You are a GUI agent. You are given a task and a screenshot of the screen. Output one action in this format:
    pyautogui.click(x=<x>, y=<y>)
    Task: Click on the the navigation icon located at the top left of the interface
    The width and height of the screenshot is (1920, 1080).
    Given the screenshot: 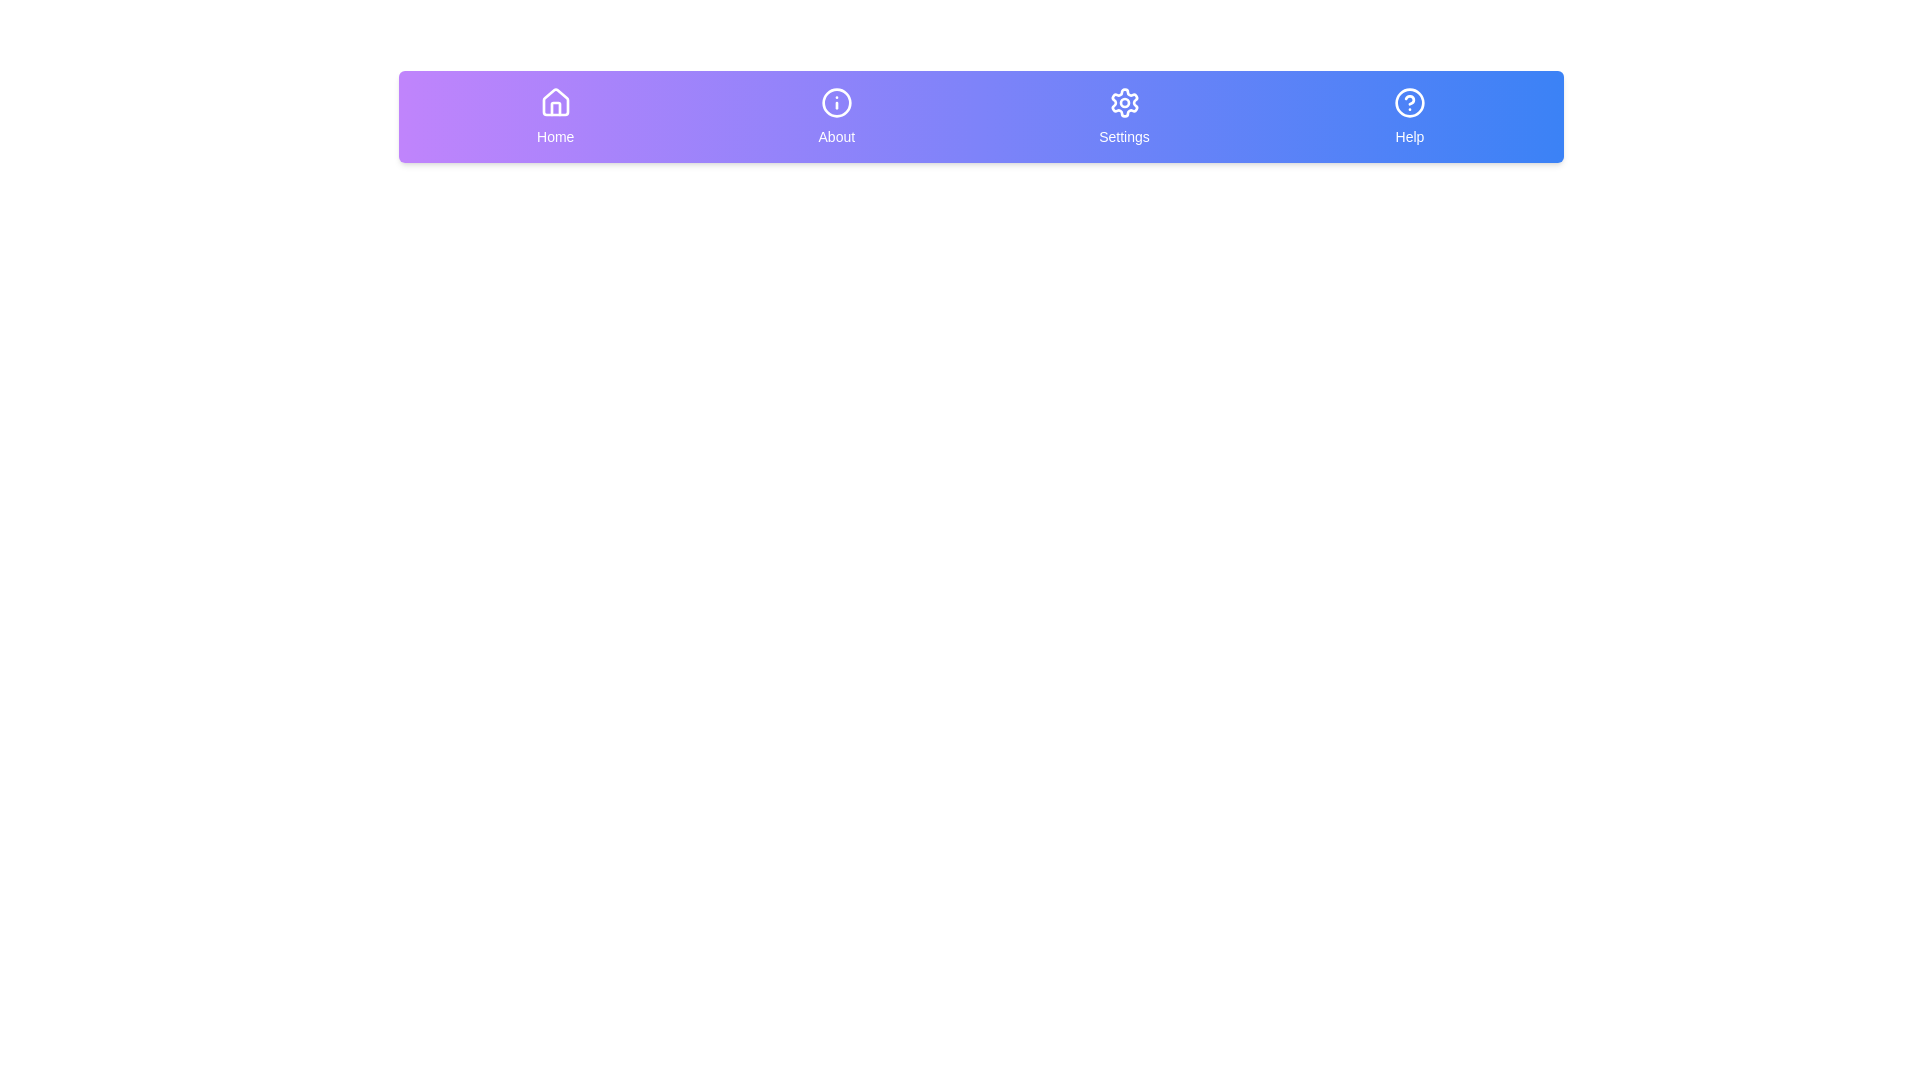 What is the action you would take?
    pyautogui.click(x=555, y=103)
    